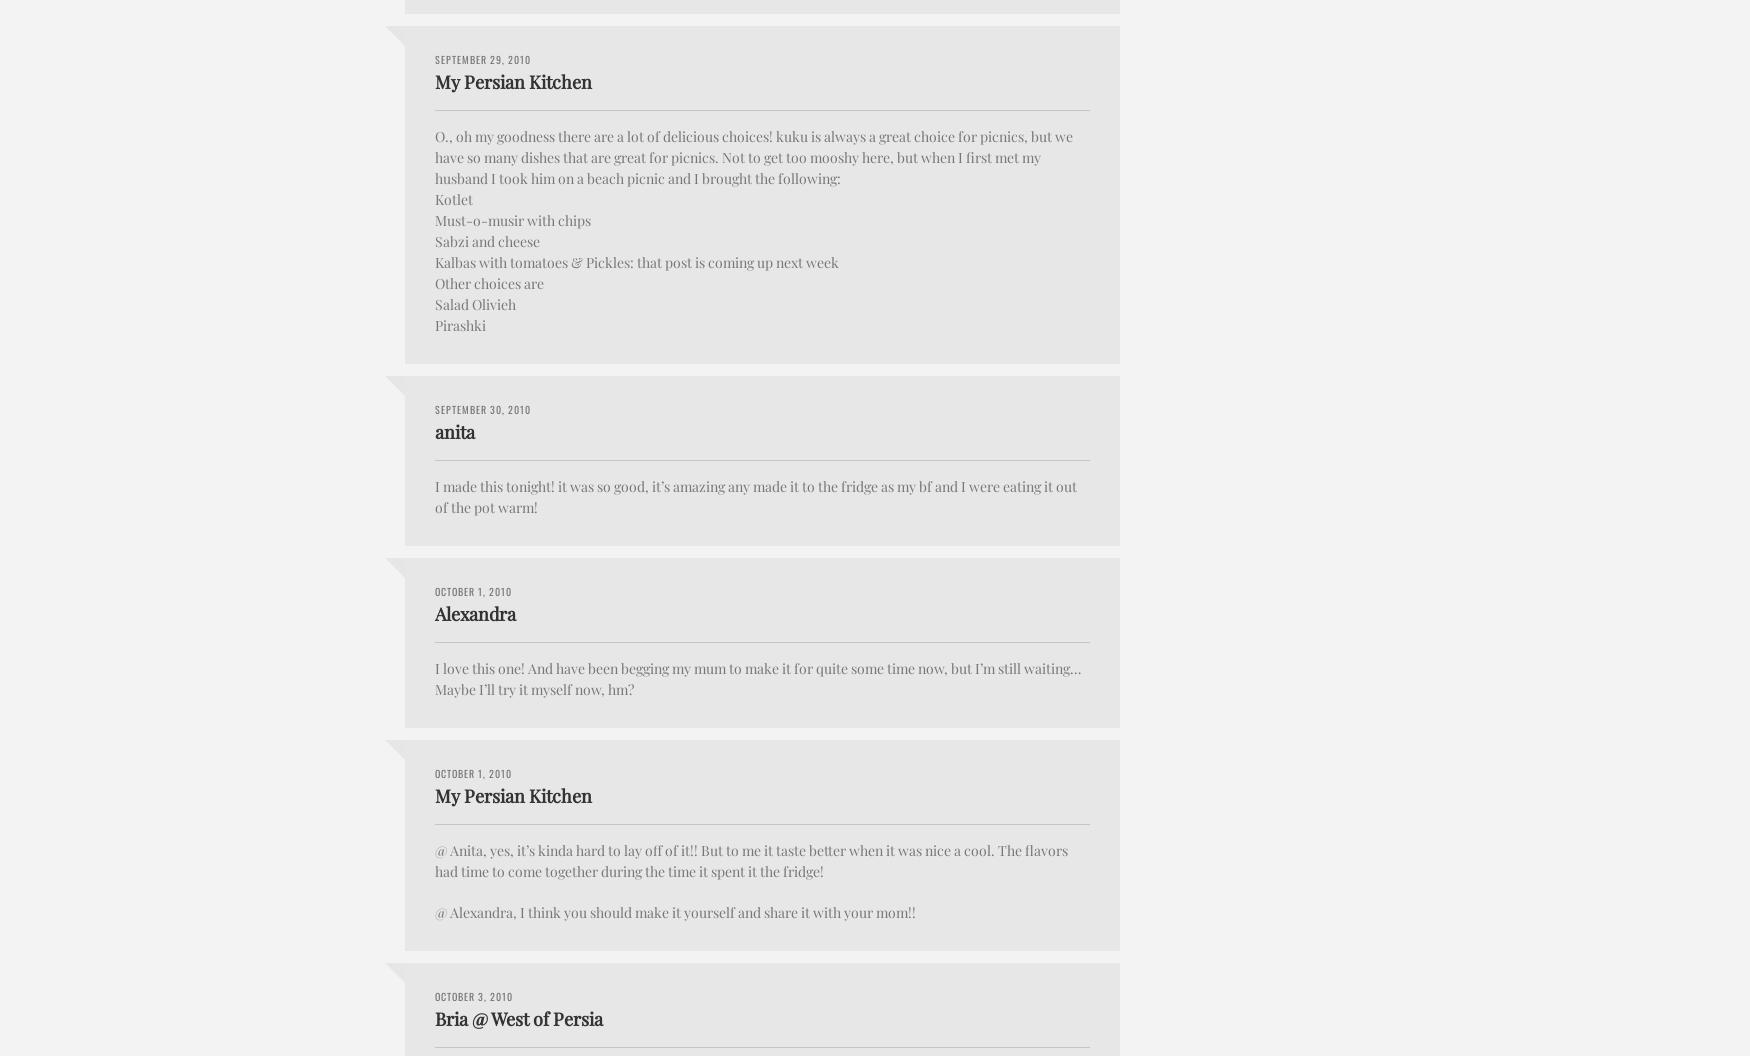  Describe the element at coordinates (460, 324) in the screenshot. I see `'Pirashki'` at that location.